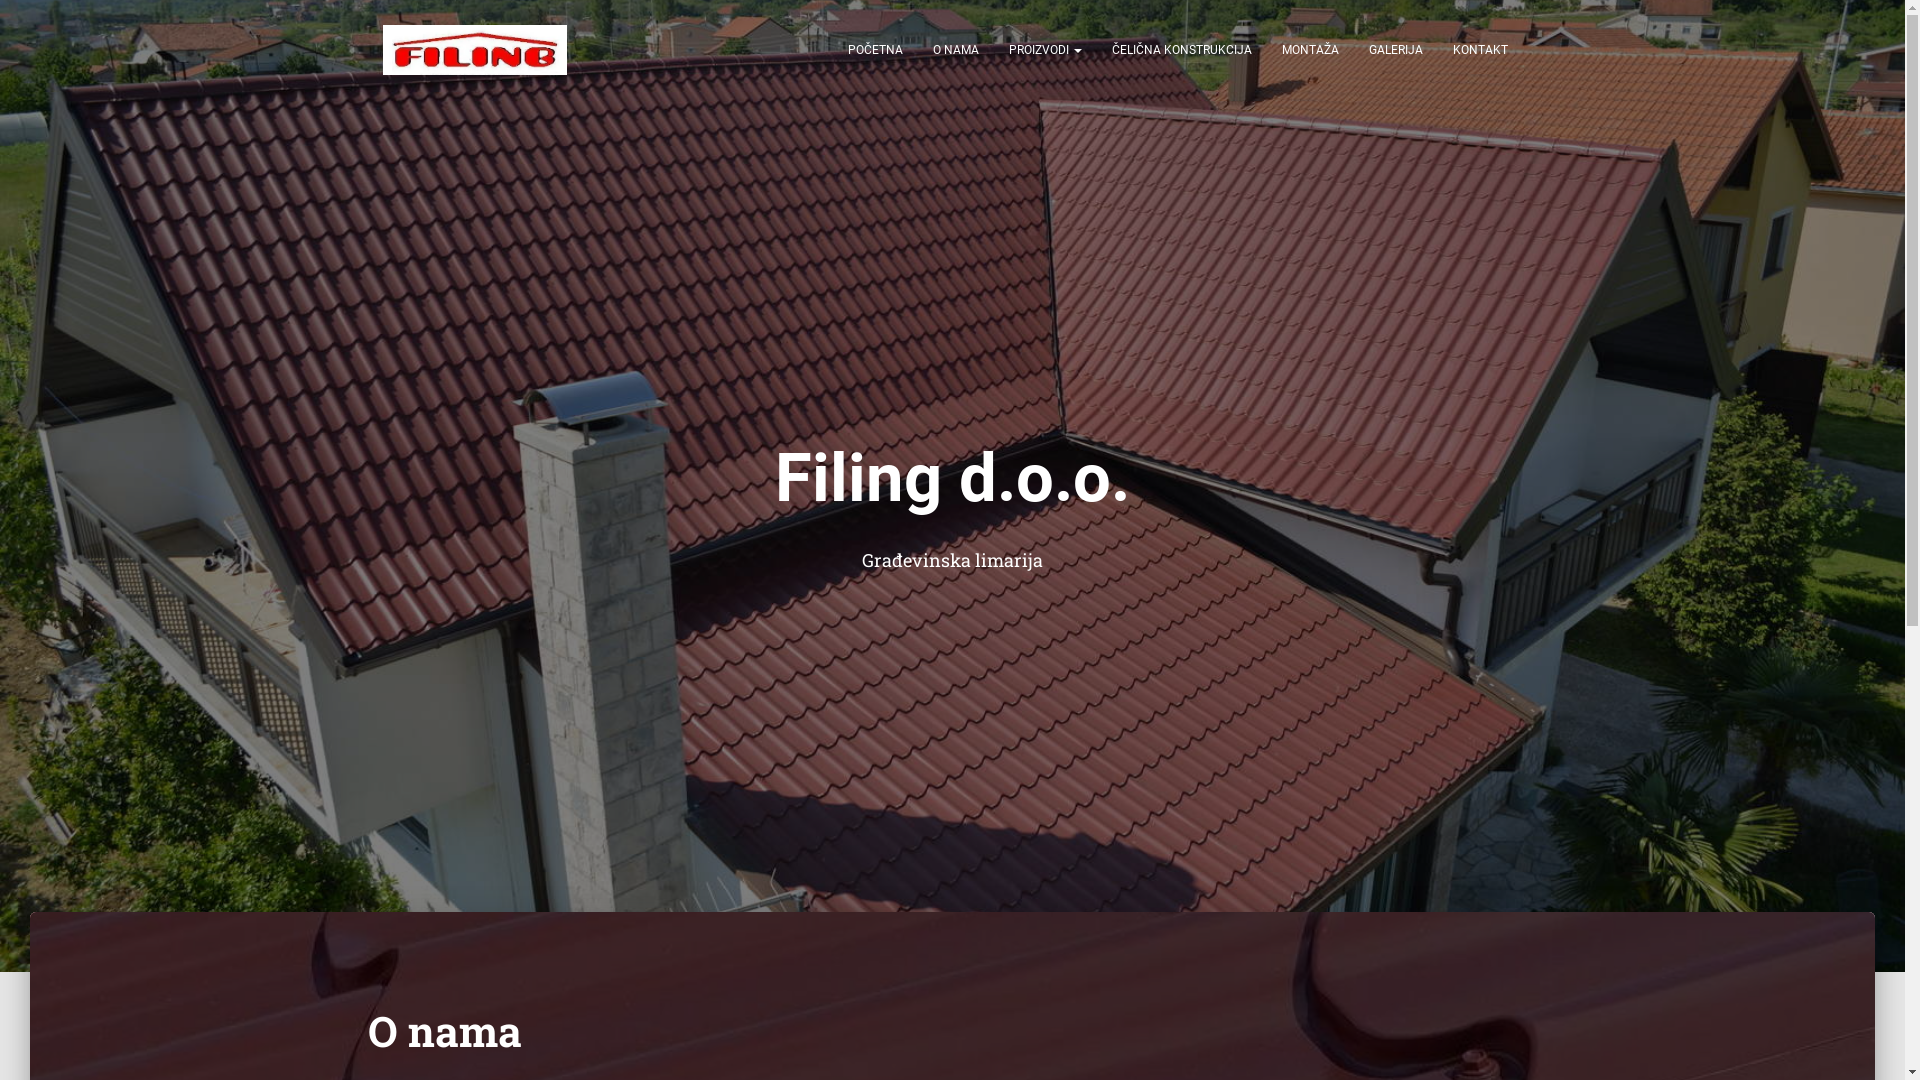 Image resolution: width=1920 pixels, height=1080 pixels. What do you see at coordinates (1353, 49) in the screenshot?
I see `'GALERIJA'` at bounding box center [1353, 49].